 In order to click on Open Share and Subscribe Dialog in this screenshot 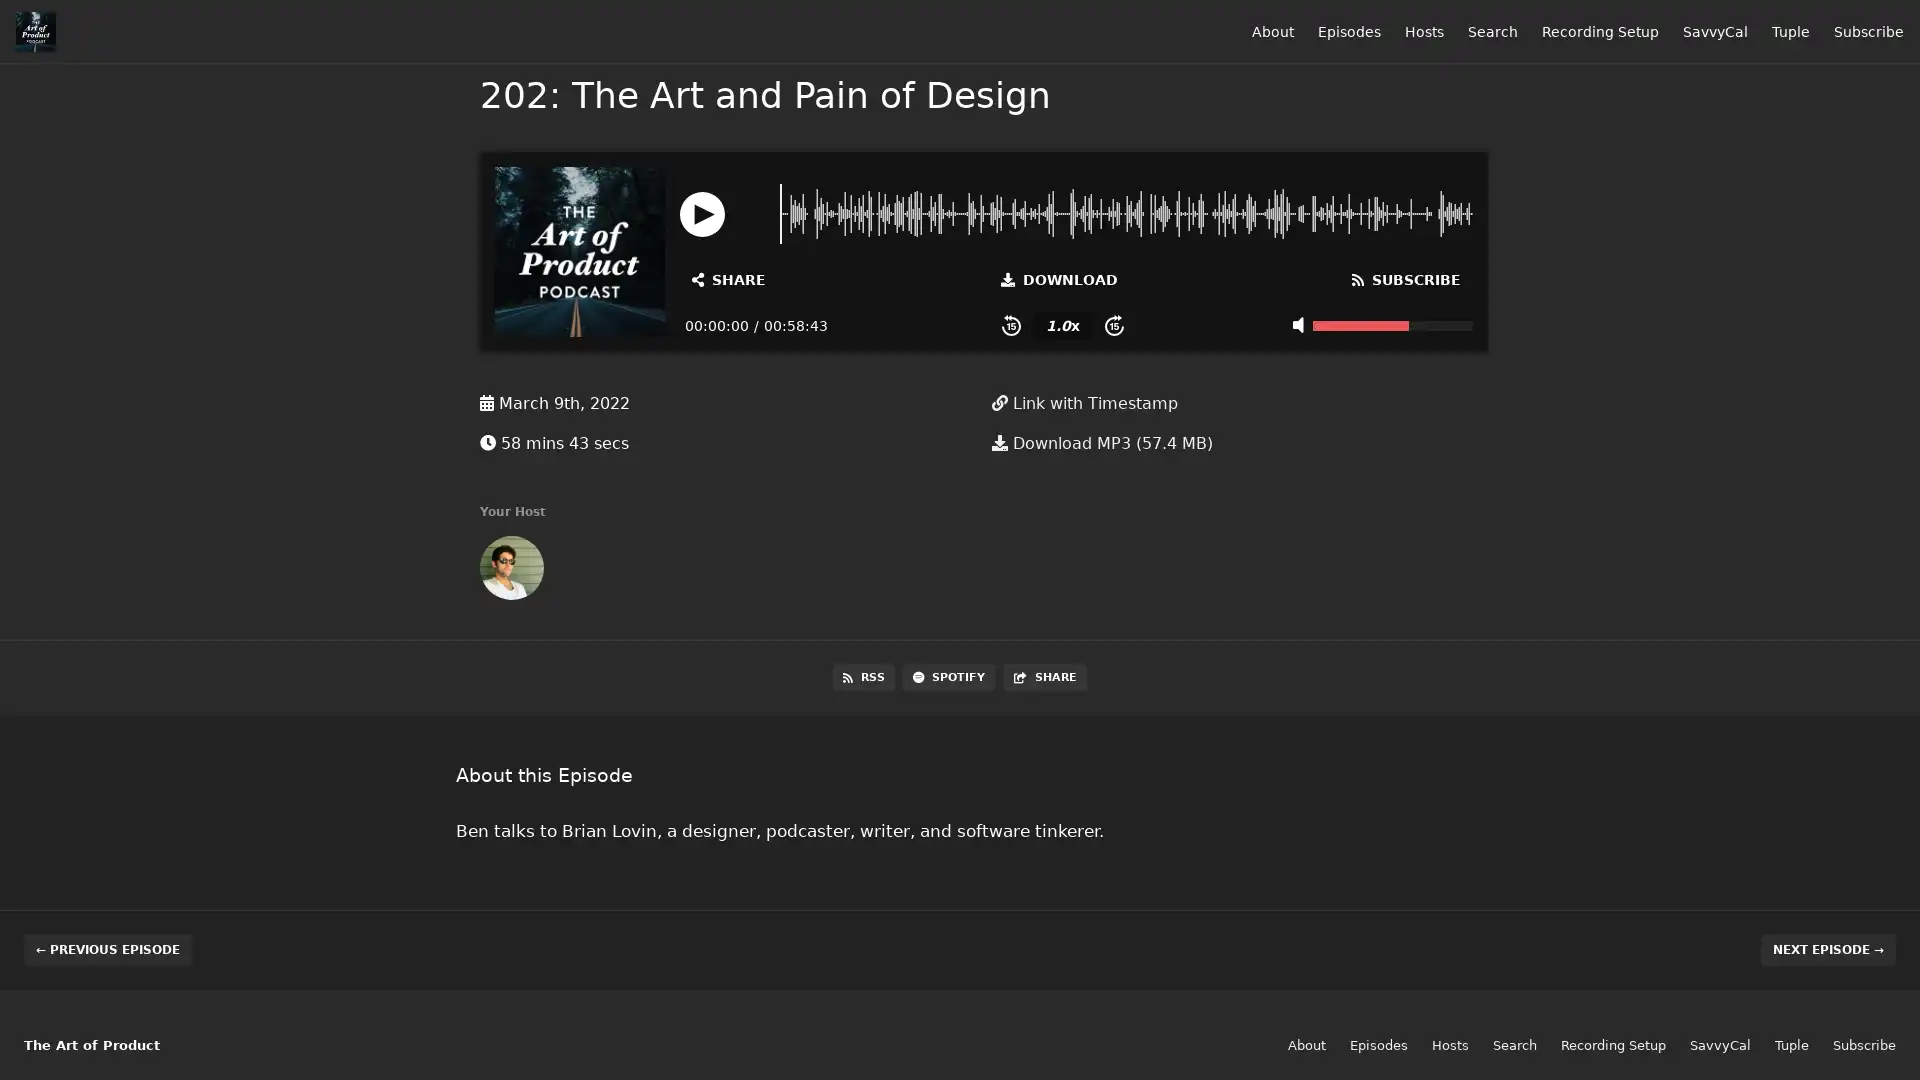, I will do `click(728, 278)`.